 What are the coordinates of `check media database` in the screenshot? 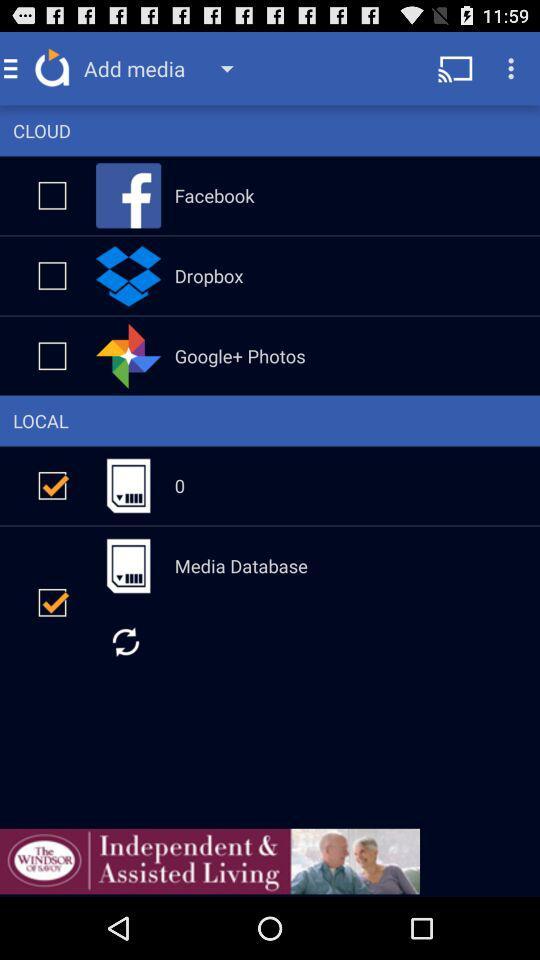 It's located at (52, 601).